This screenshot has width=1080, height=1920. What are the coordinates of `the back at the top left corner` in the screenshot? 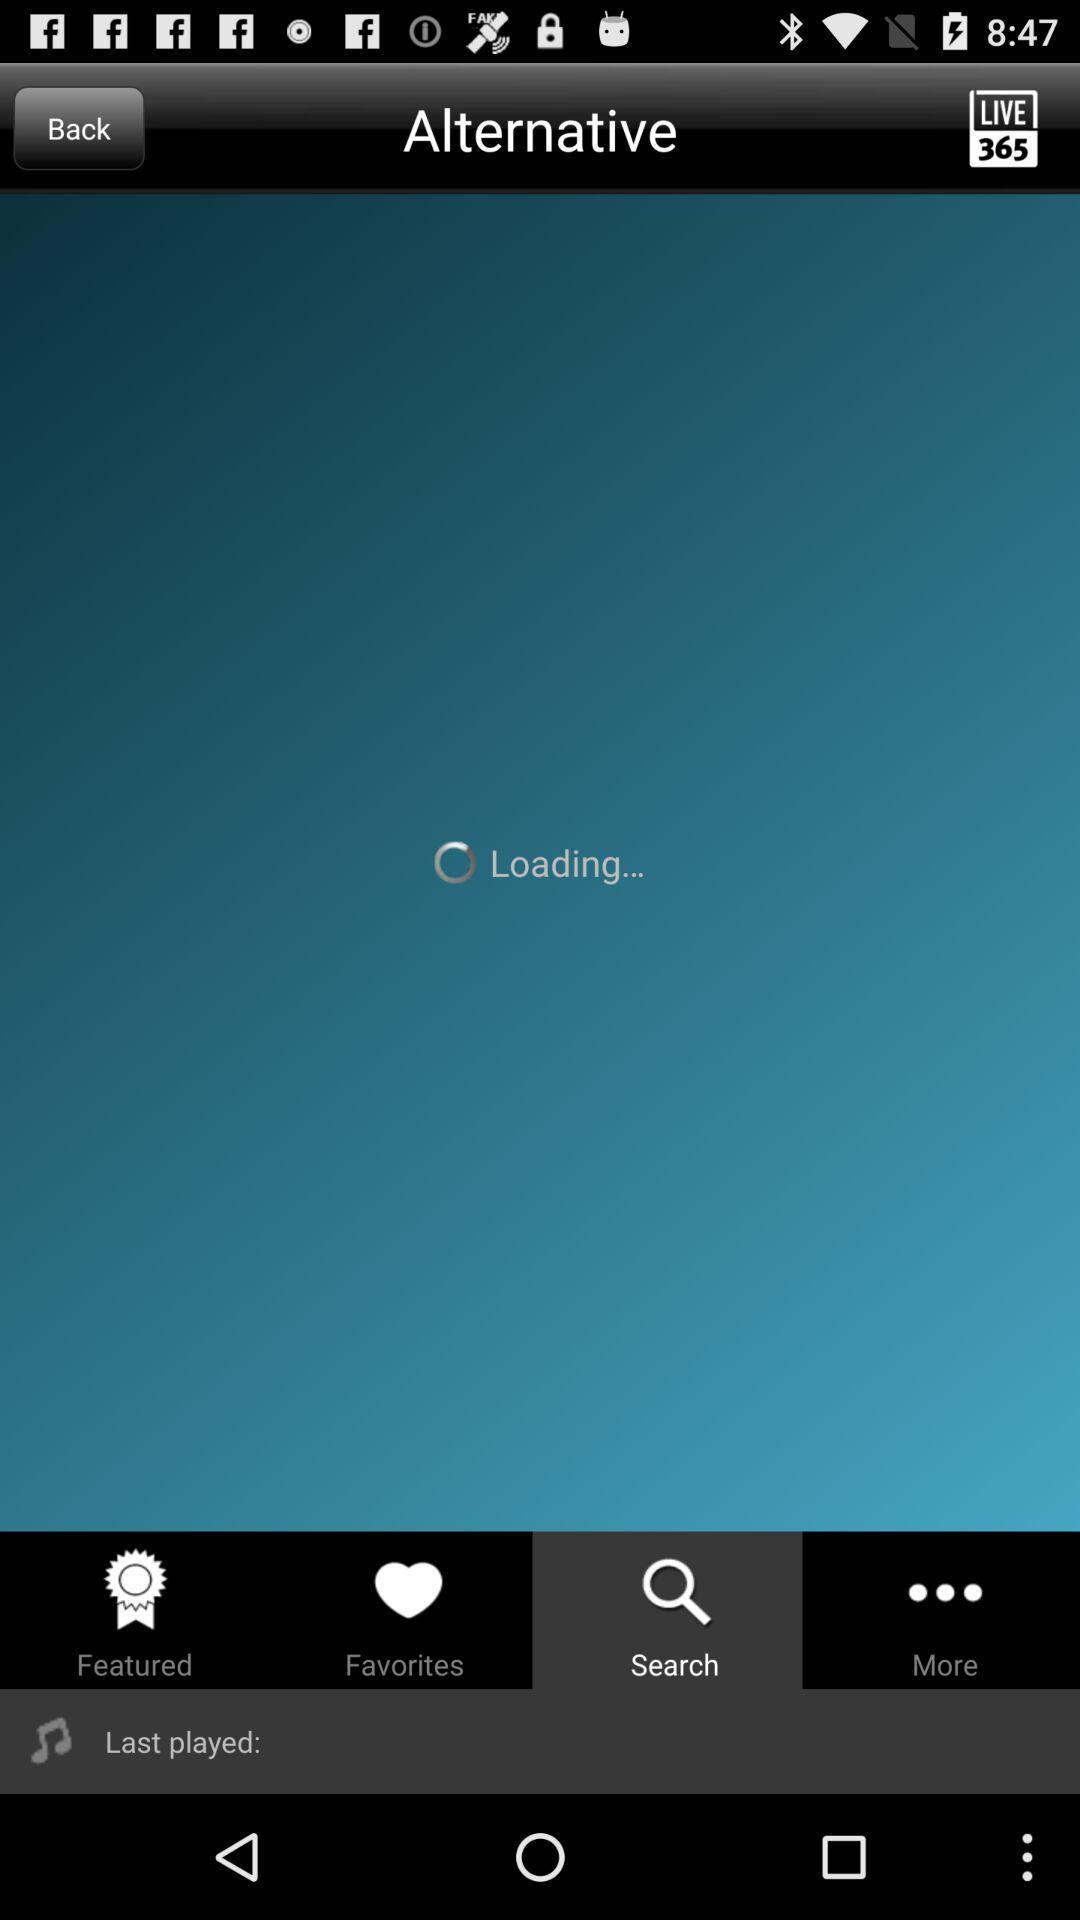 It's located at (78, 127).